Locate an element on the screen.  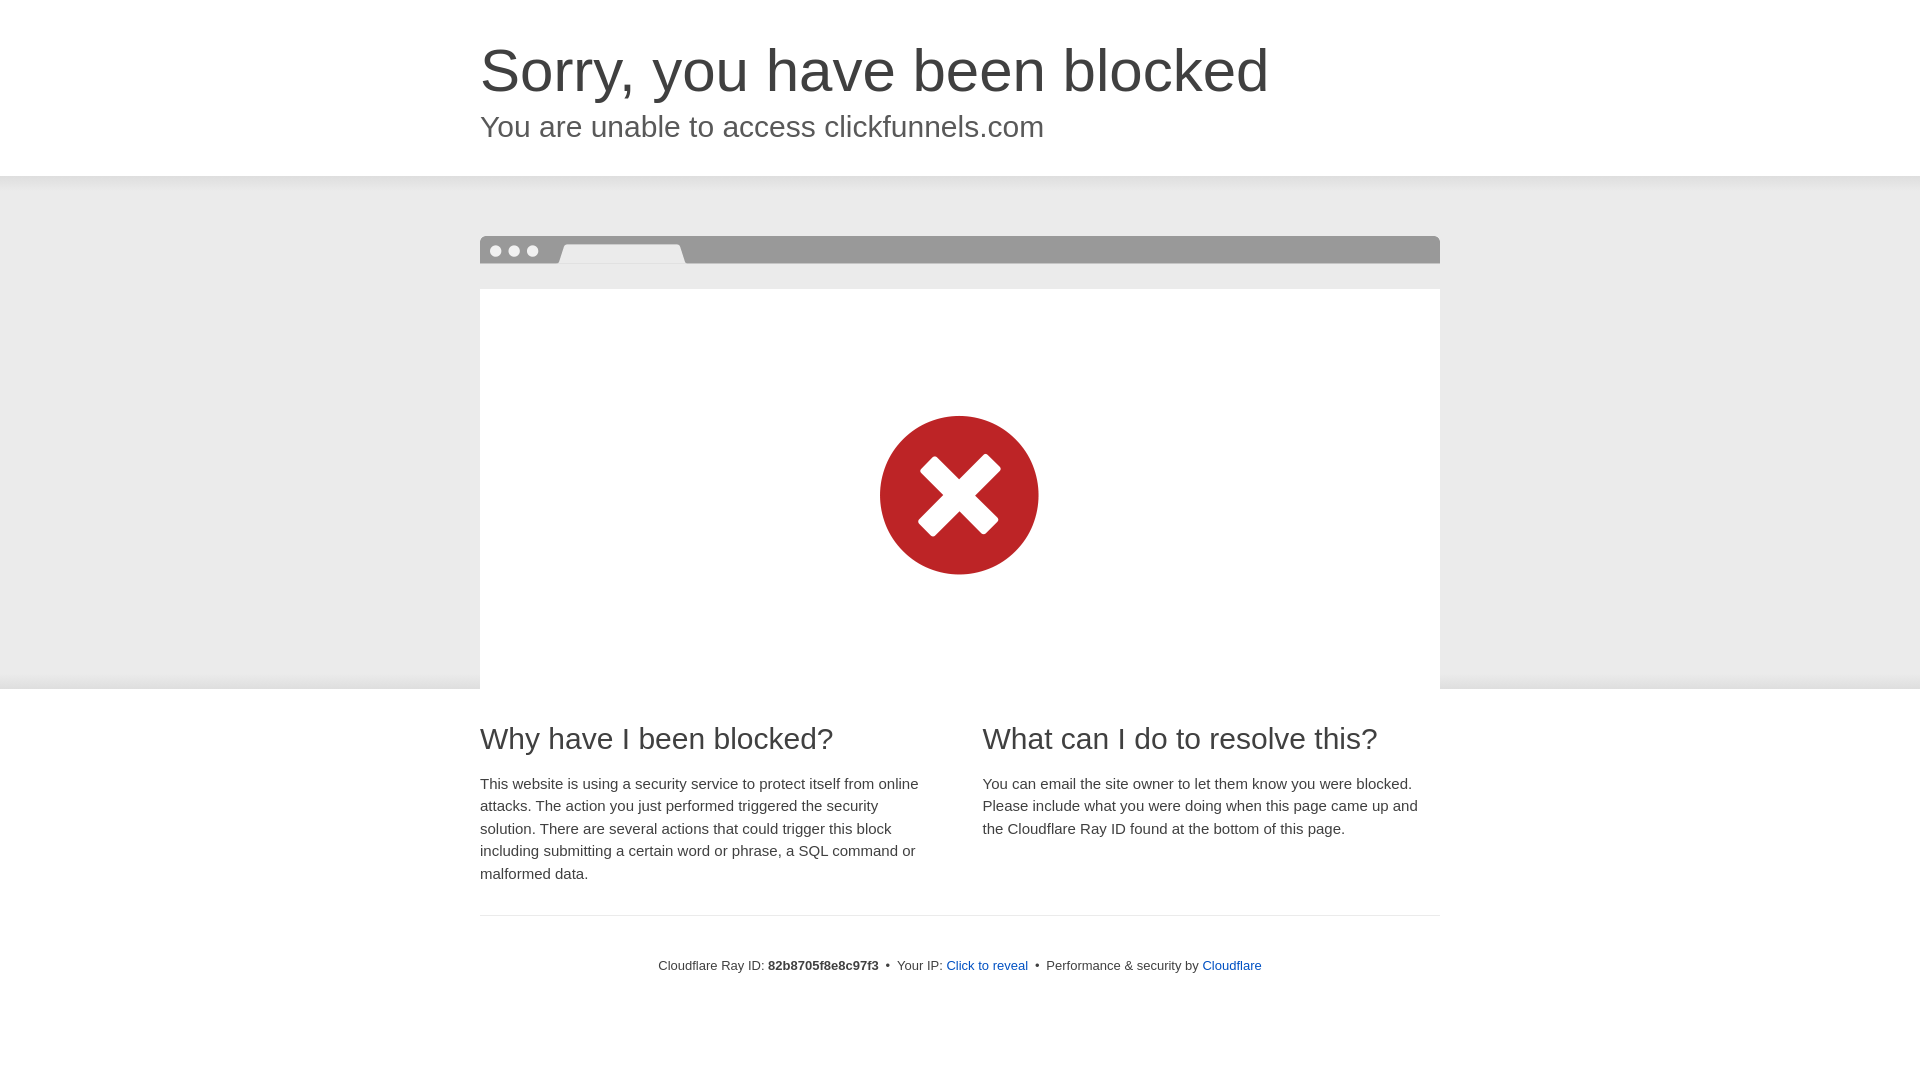
'Click to reveal' is located at coordinates (987, 964).